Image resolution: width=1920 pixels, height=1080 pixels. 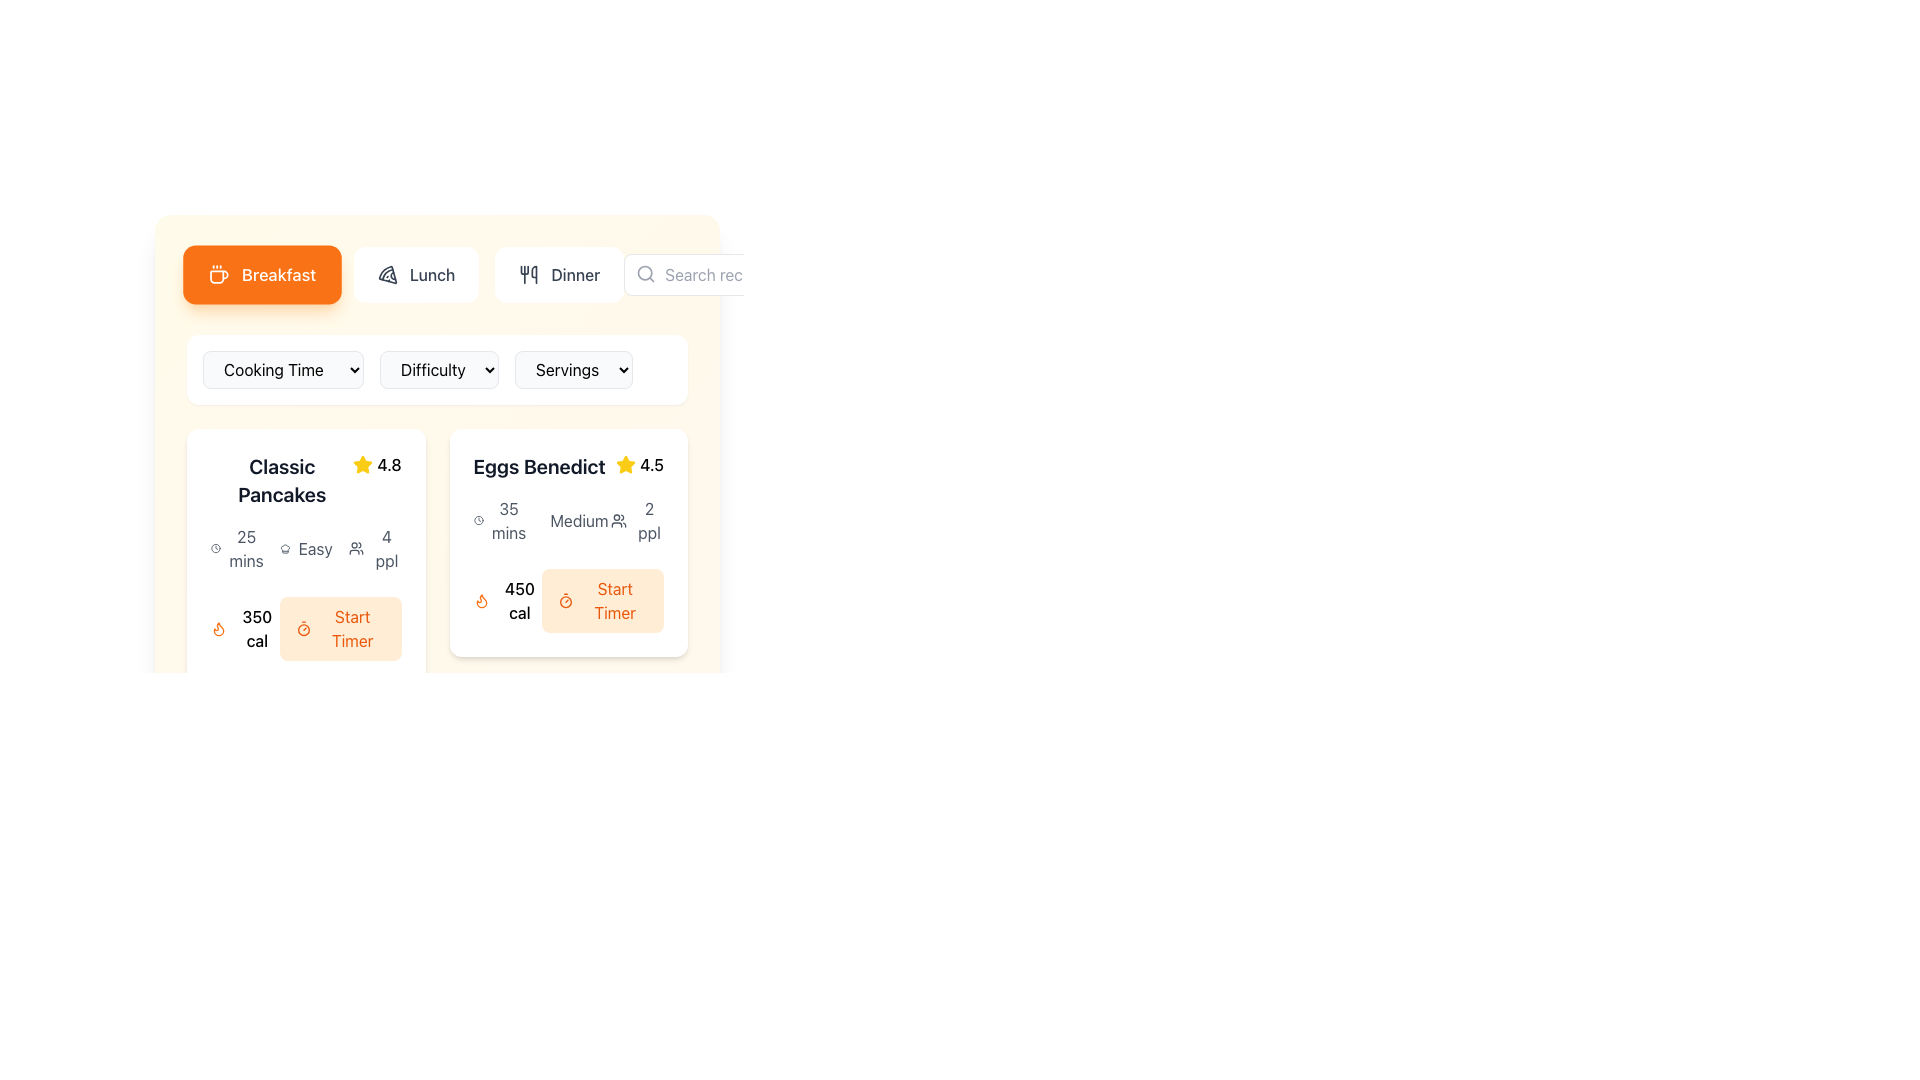 What do you see at coordinates (567, 519) in the screenshot?
I see `the Text label indicating the medium difficulty level of the associated recipe, located between '35 mins' and '2 ppl'` at bounding box center [567, 519].